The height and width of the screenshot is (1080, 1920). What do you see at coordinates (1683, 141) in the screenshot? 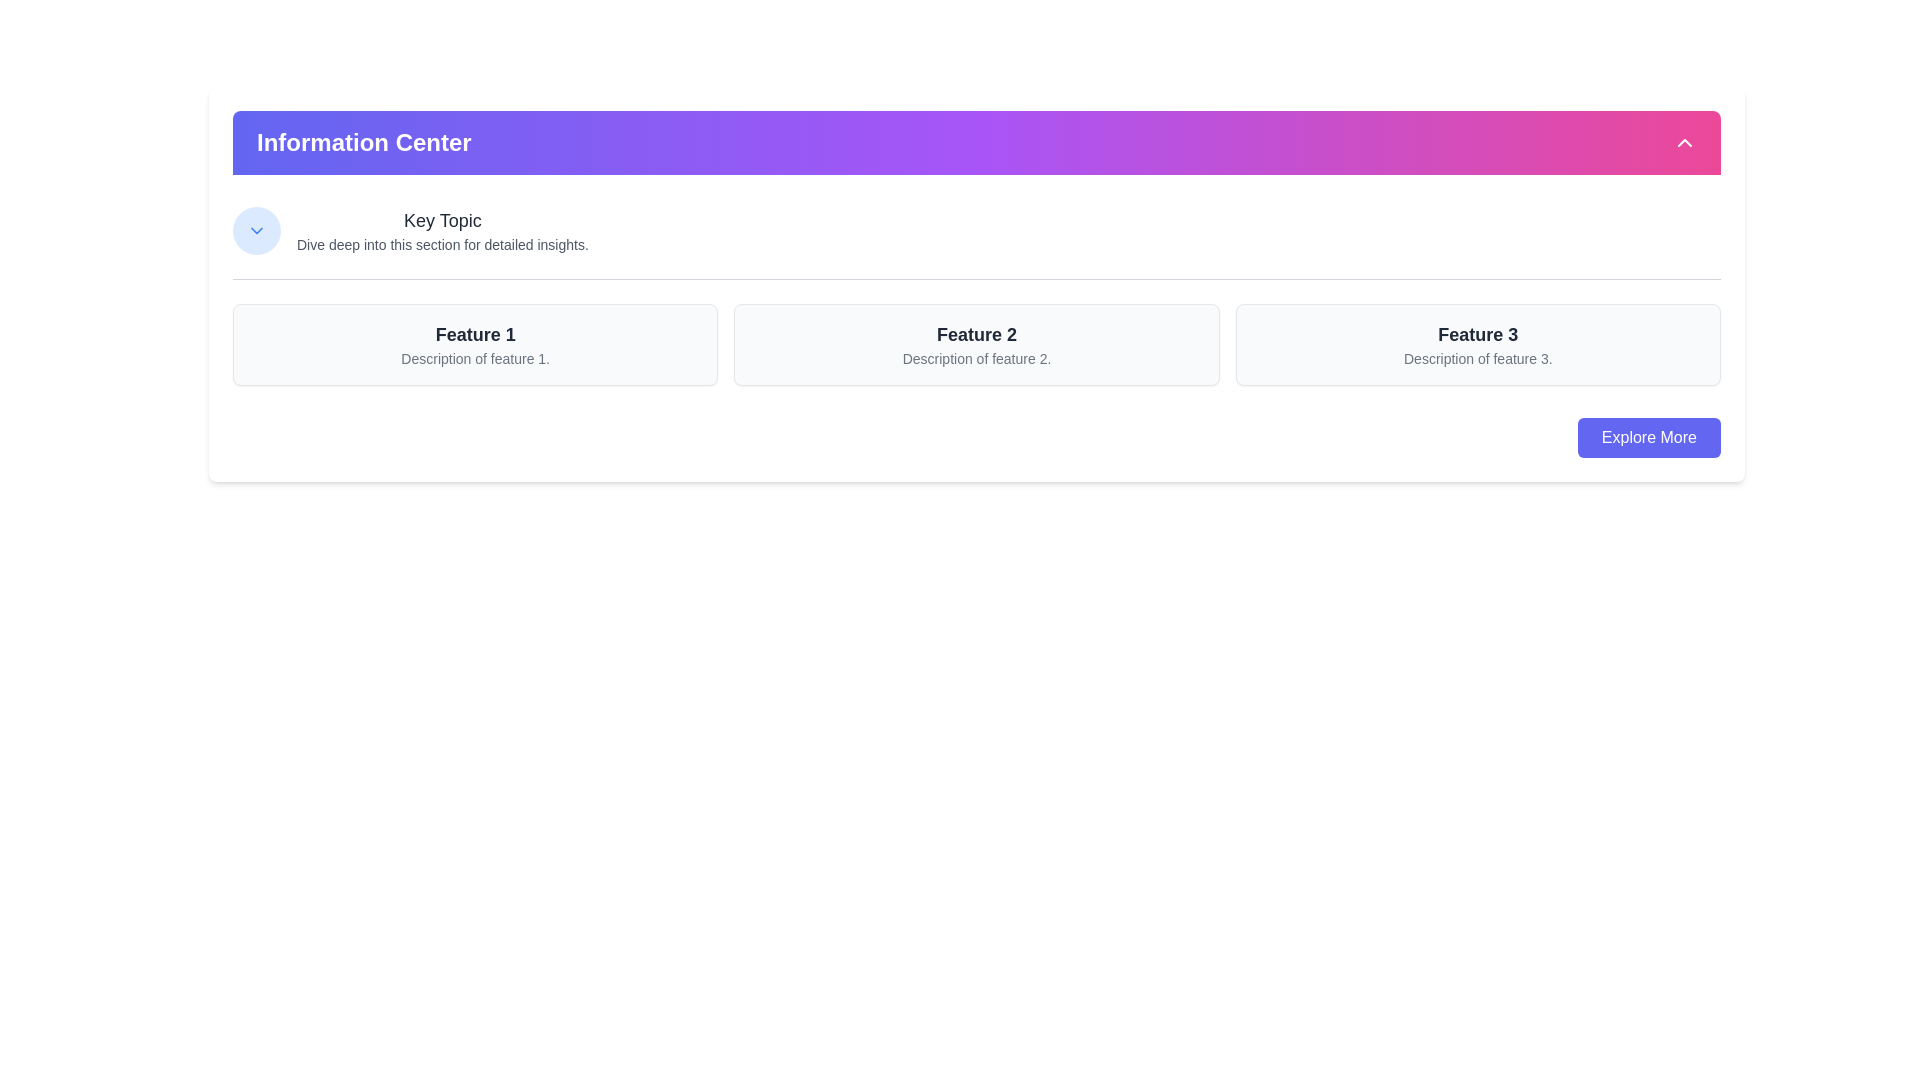
I see `the chevron-up icon button located at the extreme right side of the 'Information Center' gradient header` at bounding box center [1683, 141].